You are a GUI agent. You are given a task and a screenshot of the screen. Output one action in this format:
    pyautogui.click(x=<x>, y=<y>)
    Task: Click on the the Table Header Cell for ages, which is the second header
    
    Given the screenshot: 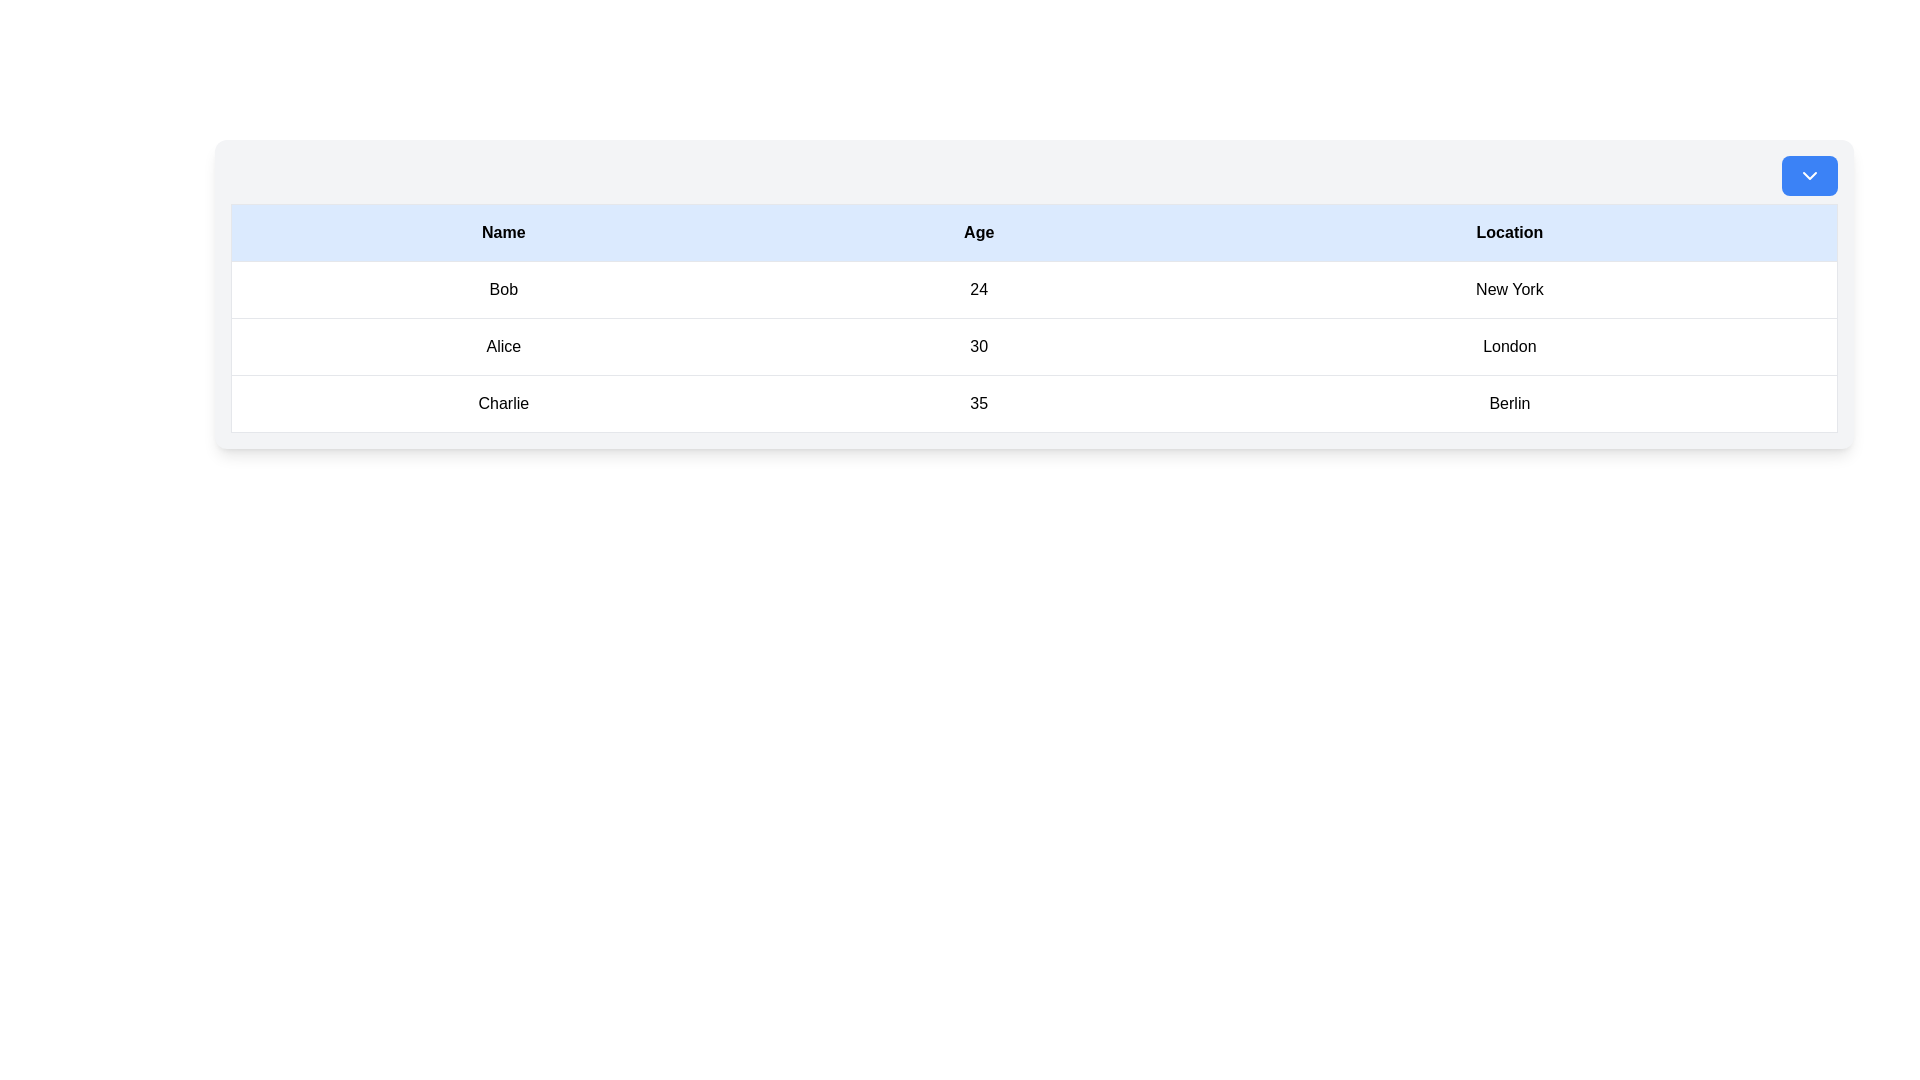 What is the action you would take?
    pyautogui.click(x=979, y=231)
    